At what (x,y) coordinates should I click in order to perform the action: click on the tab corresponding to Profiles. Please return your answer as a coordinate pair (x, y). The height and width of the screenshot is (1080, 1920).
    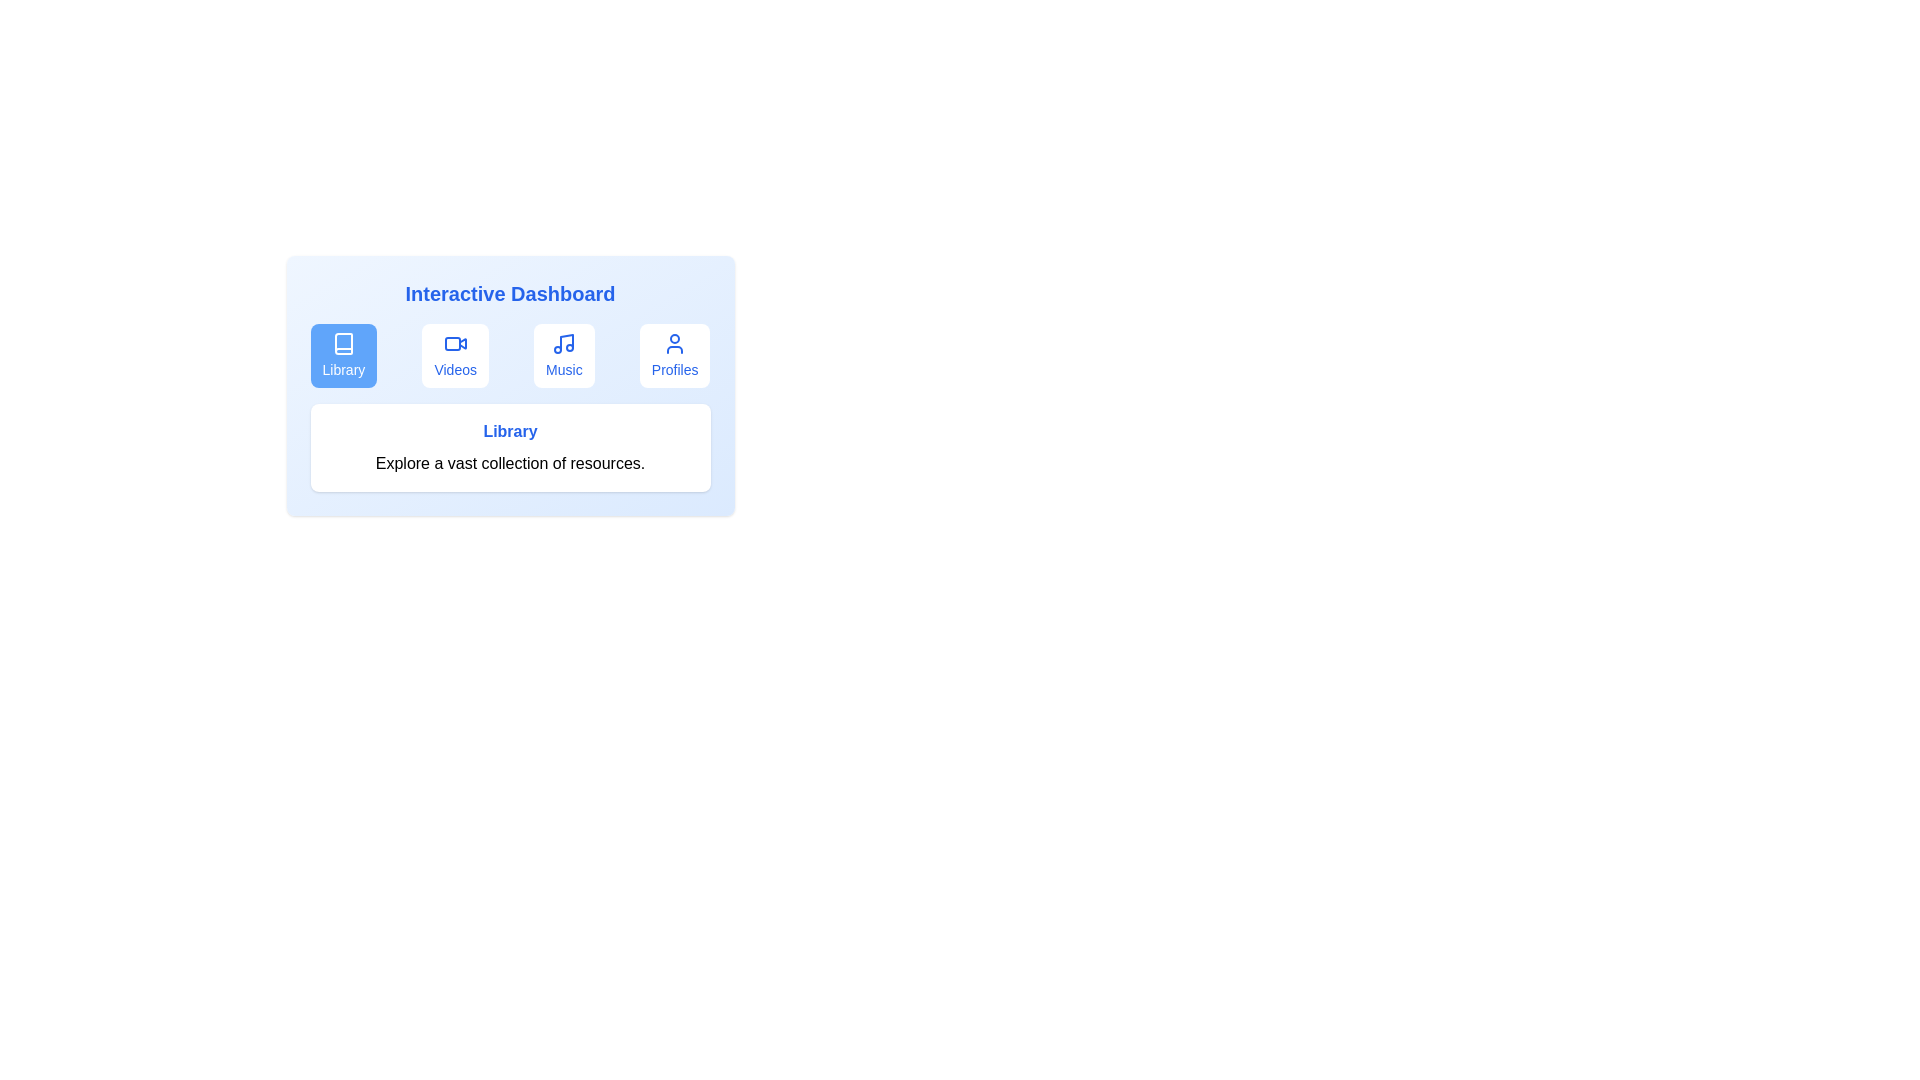
    Looking at the image, I should click on (675, 354).